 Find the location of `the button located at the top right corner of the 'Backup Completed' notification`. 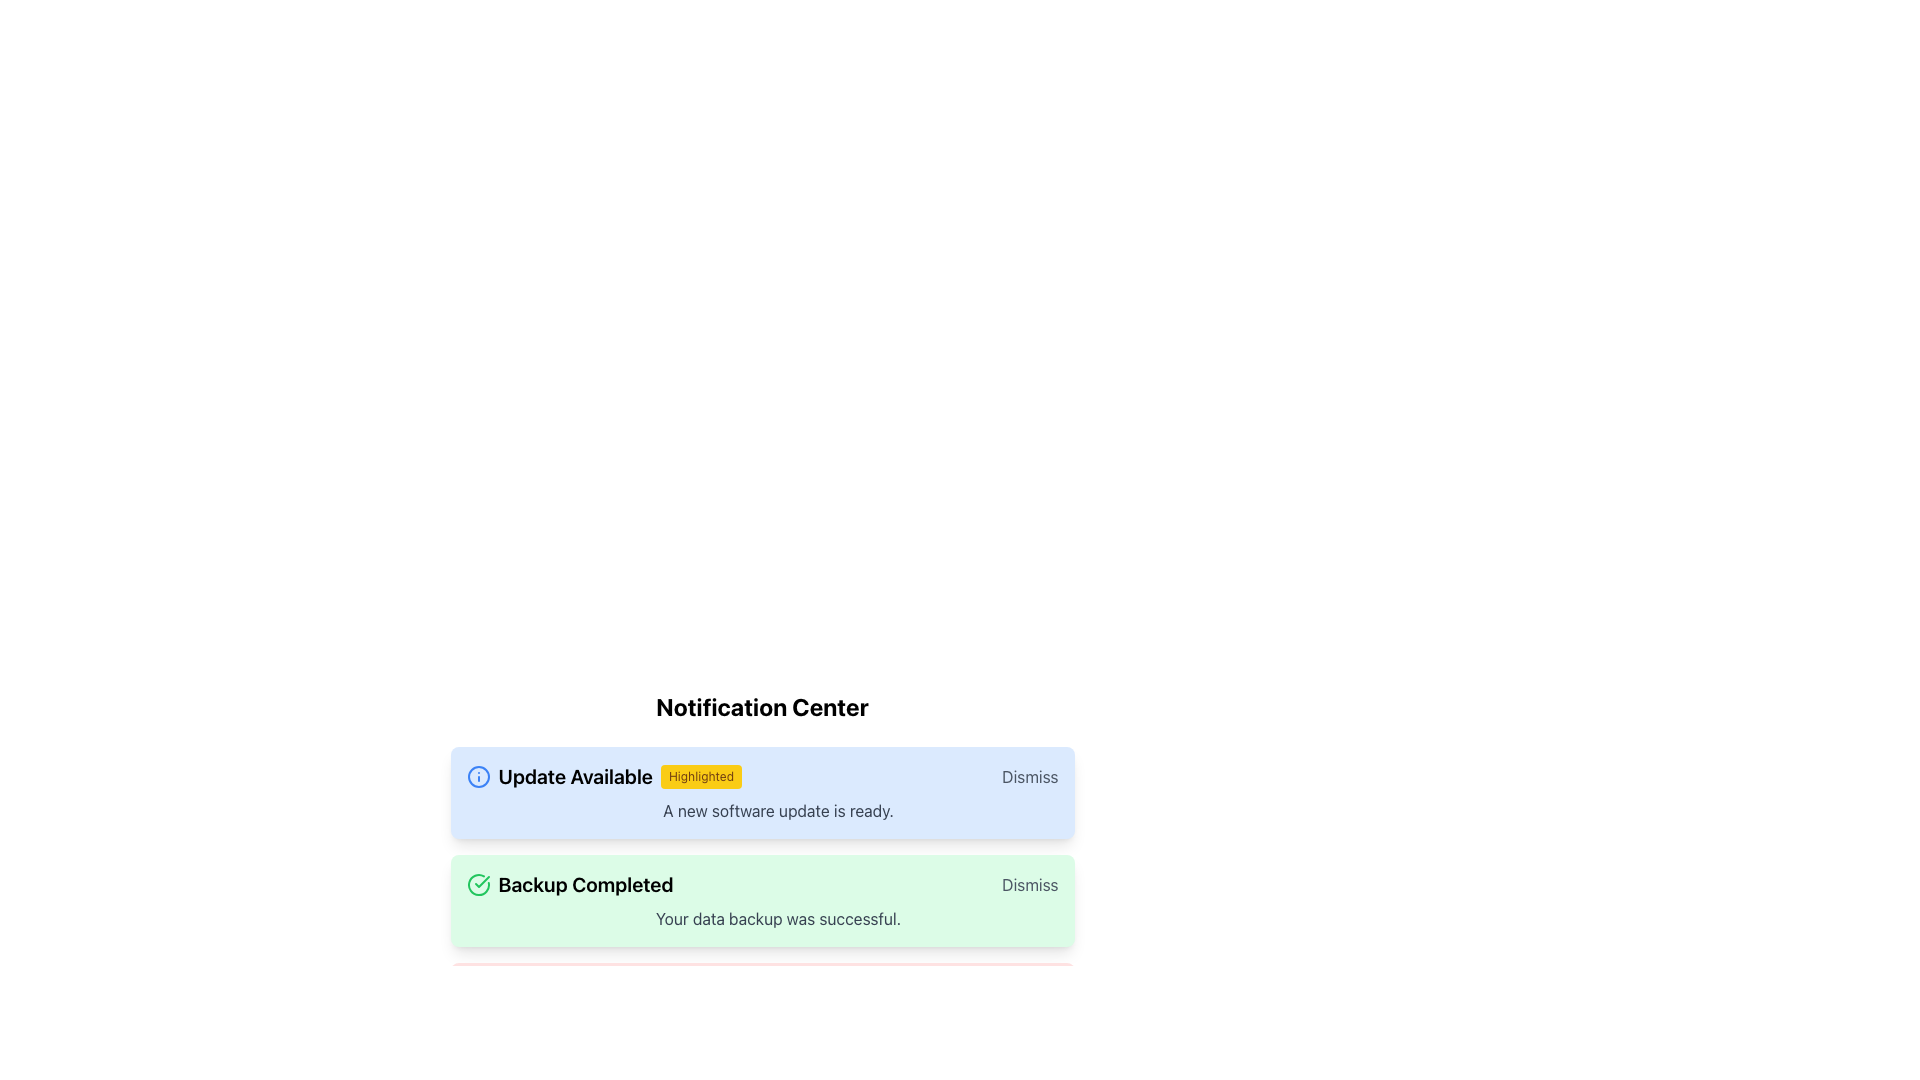

the button located at the top right corner of the 'Backup Completed' notification is located at coordinates (1030, 883).